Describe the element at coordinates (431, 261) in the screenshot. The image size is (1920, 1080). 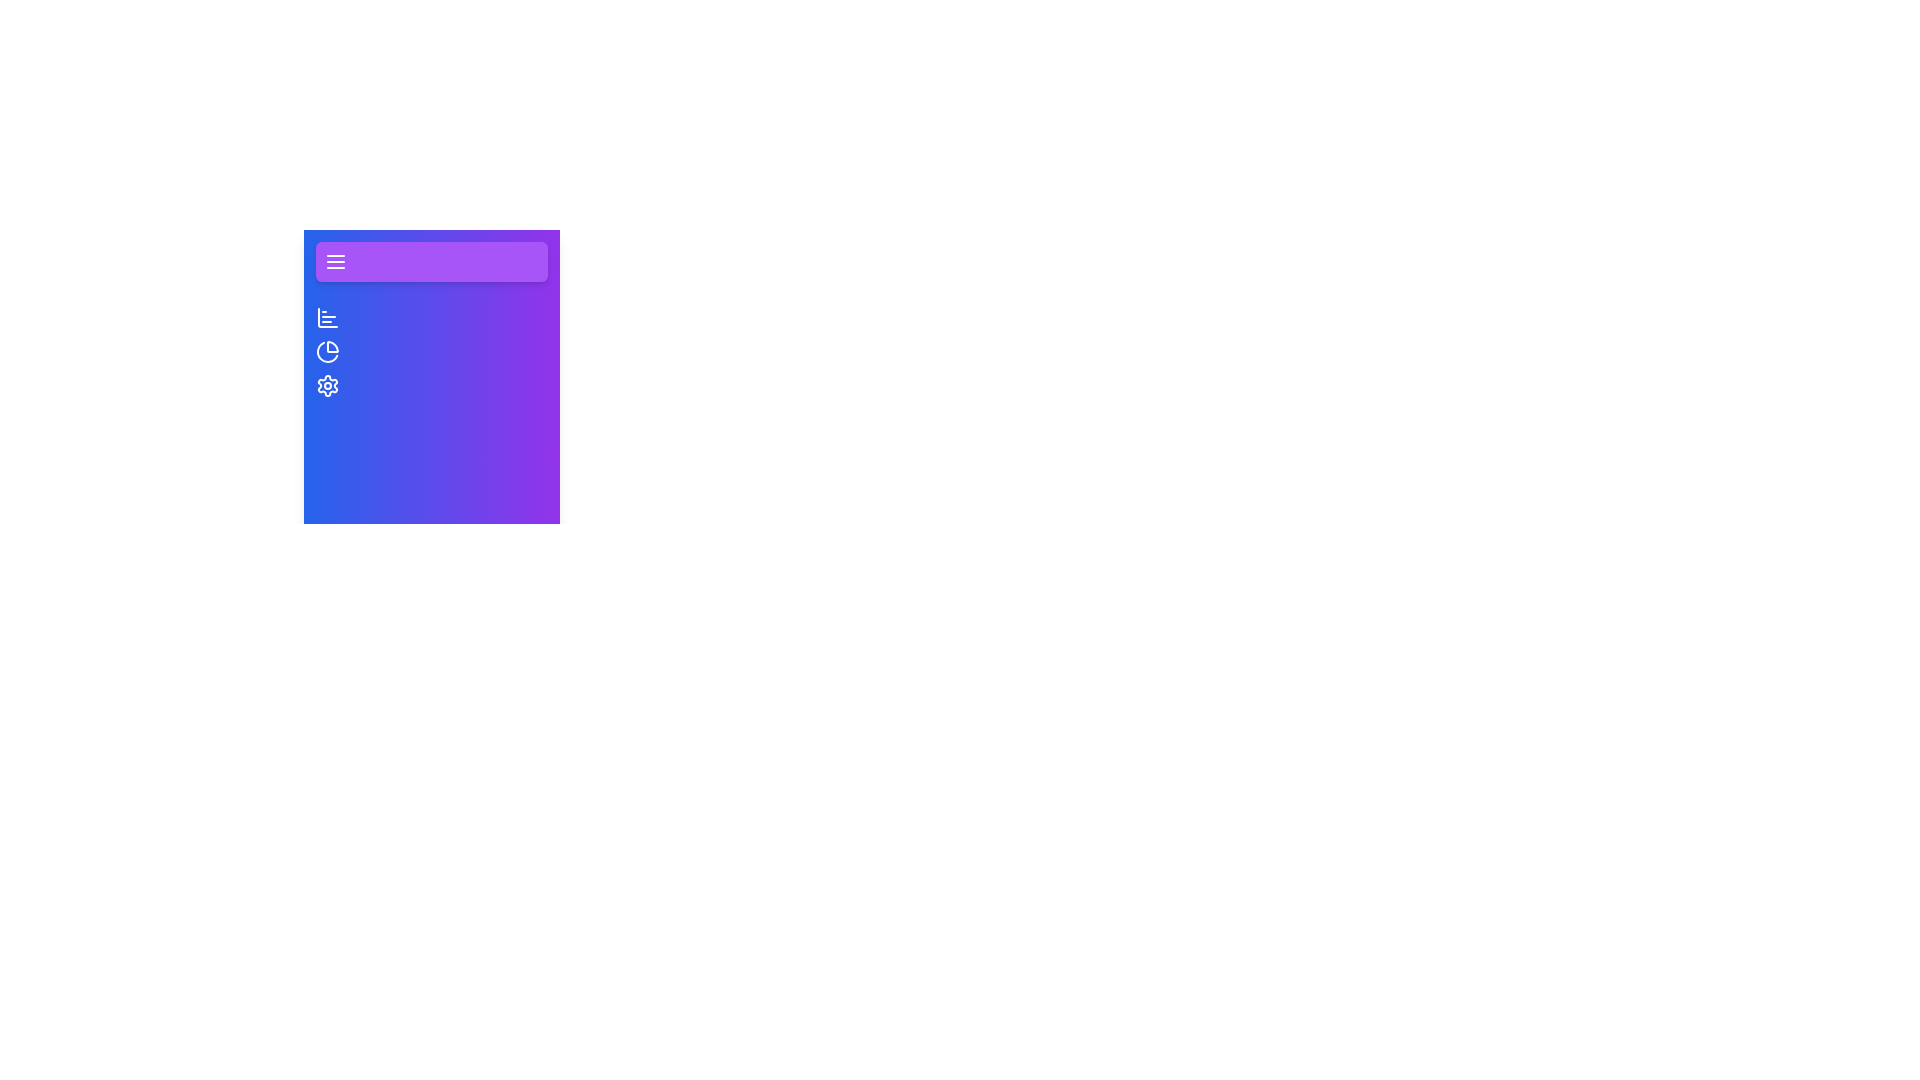
I see `the menu button to toggle the drawer` at that location.